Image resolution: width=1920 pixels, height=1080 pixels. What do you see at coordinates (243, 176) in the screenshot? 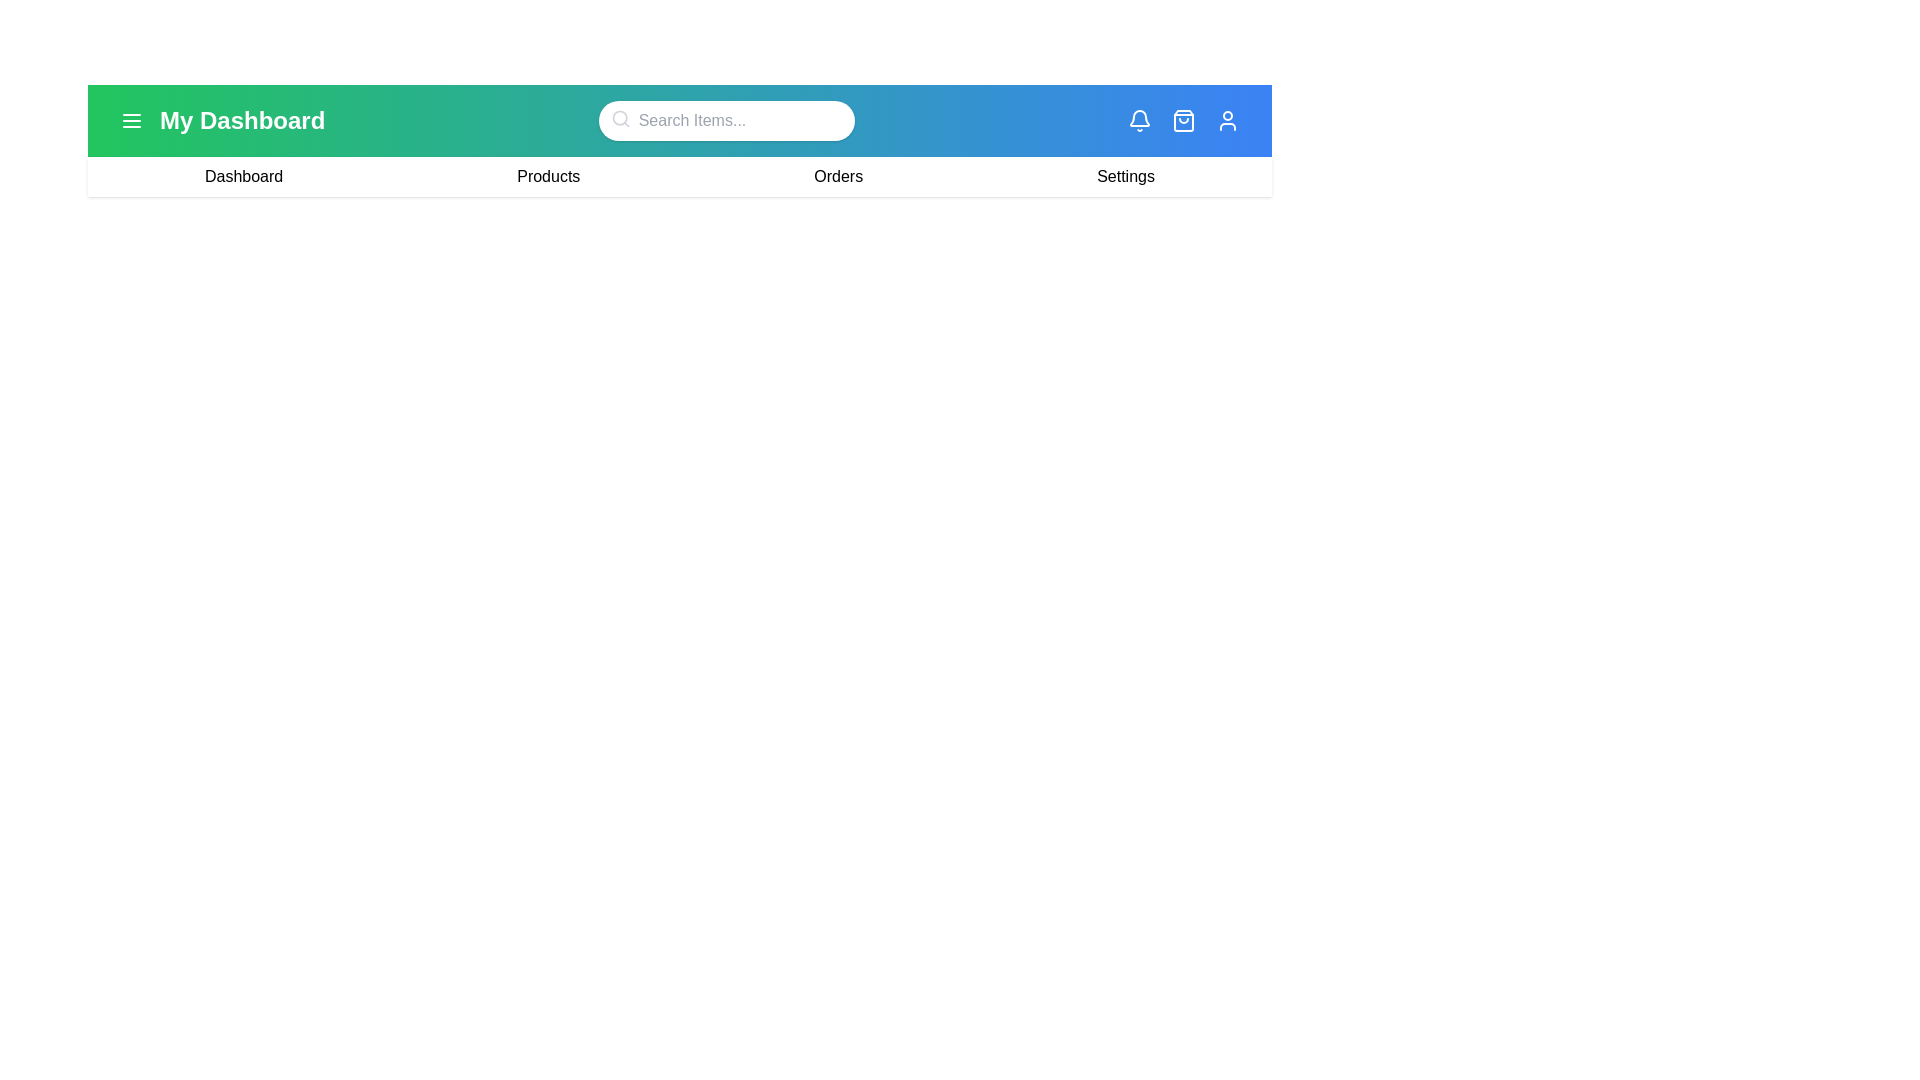
I see `the 'Dashboard' link to navigate to the Dashboard section` at bounding box center [243, 176].